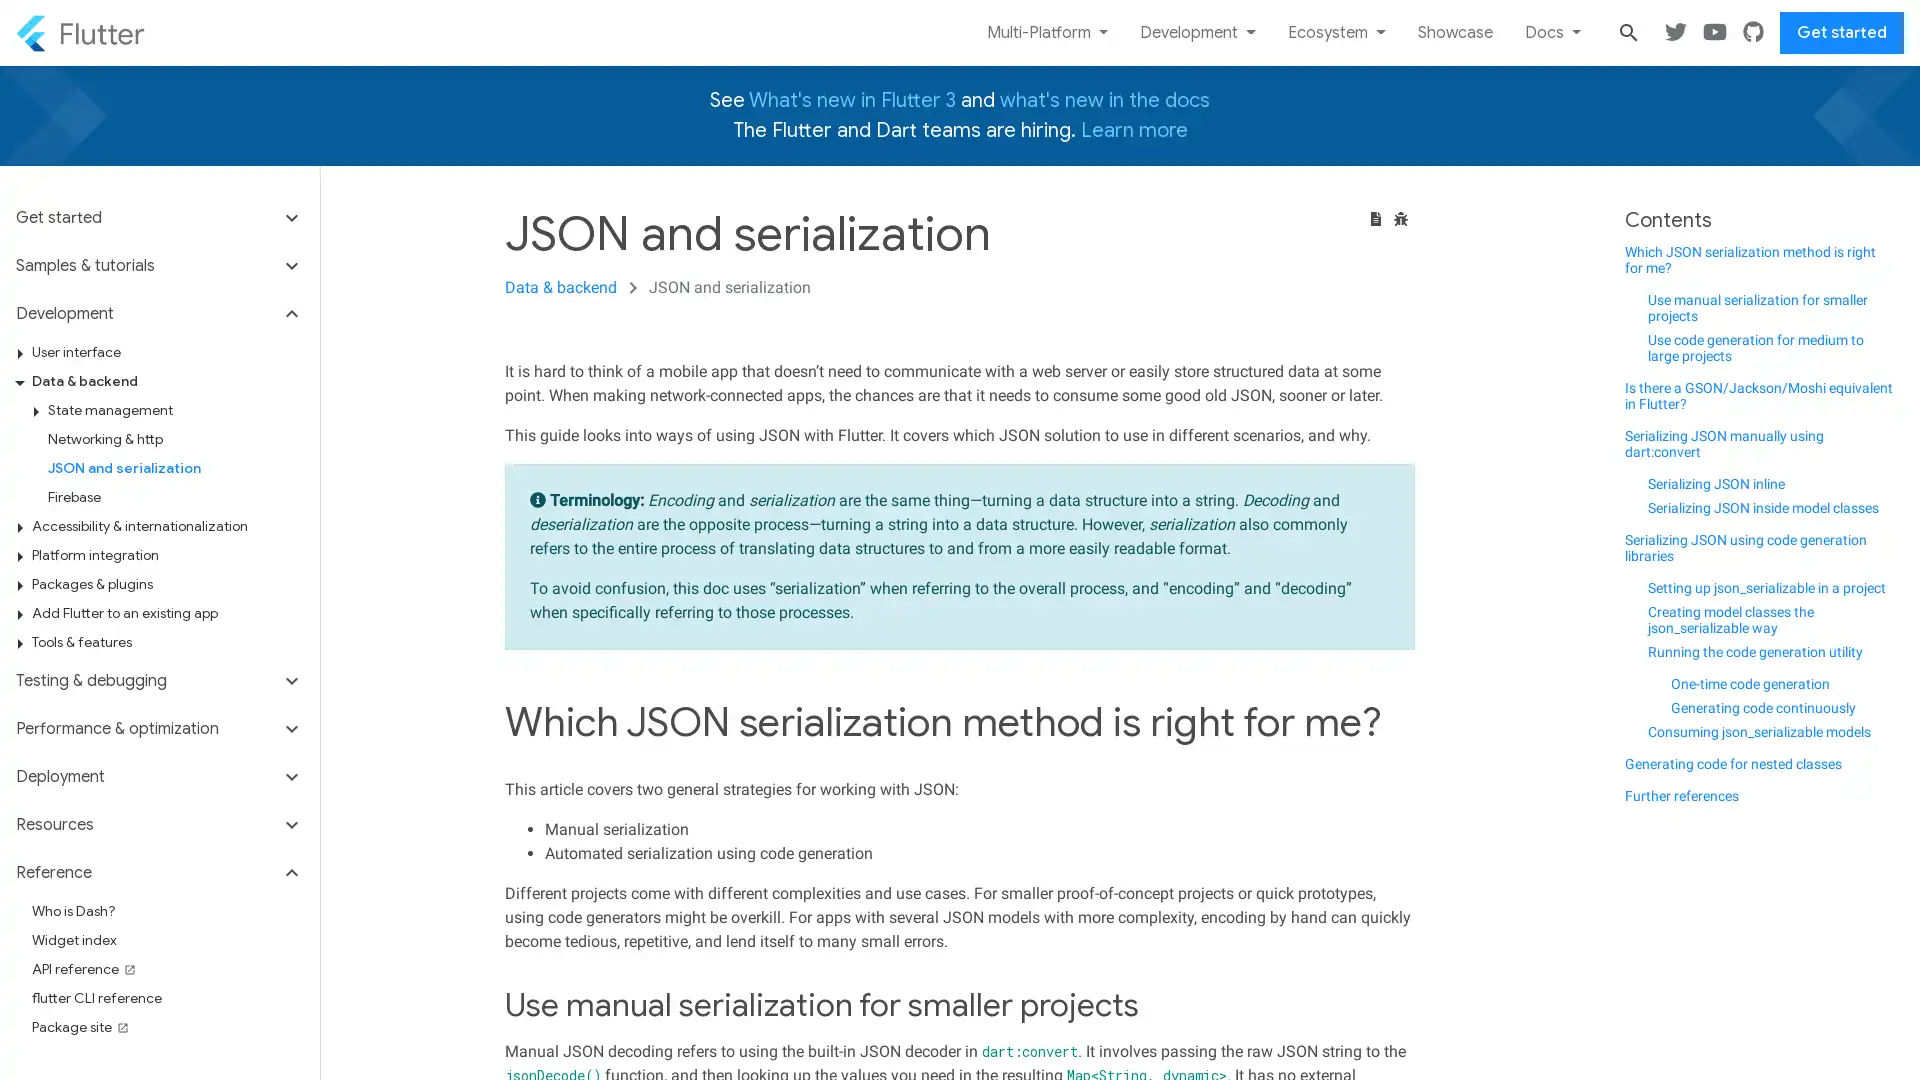 Image resolution: width=1920 pixels, height=1080 pixels. Describe the element at coordinates (175, 409) in the screenshot. I see `arrow_drop_down State management` at that location.